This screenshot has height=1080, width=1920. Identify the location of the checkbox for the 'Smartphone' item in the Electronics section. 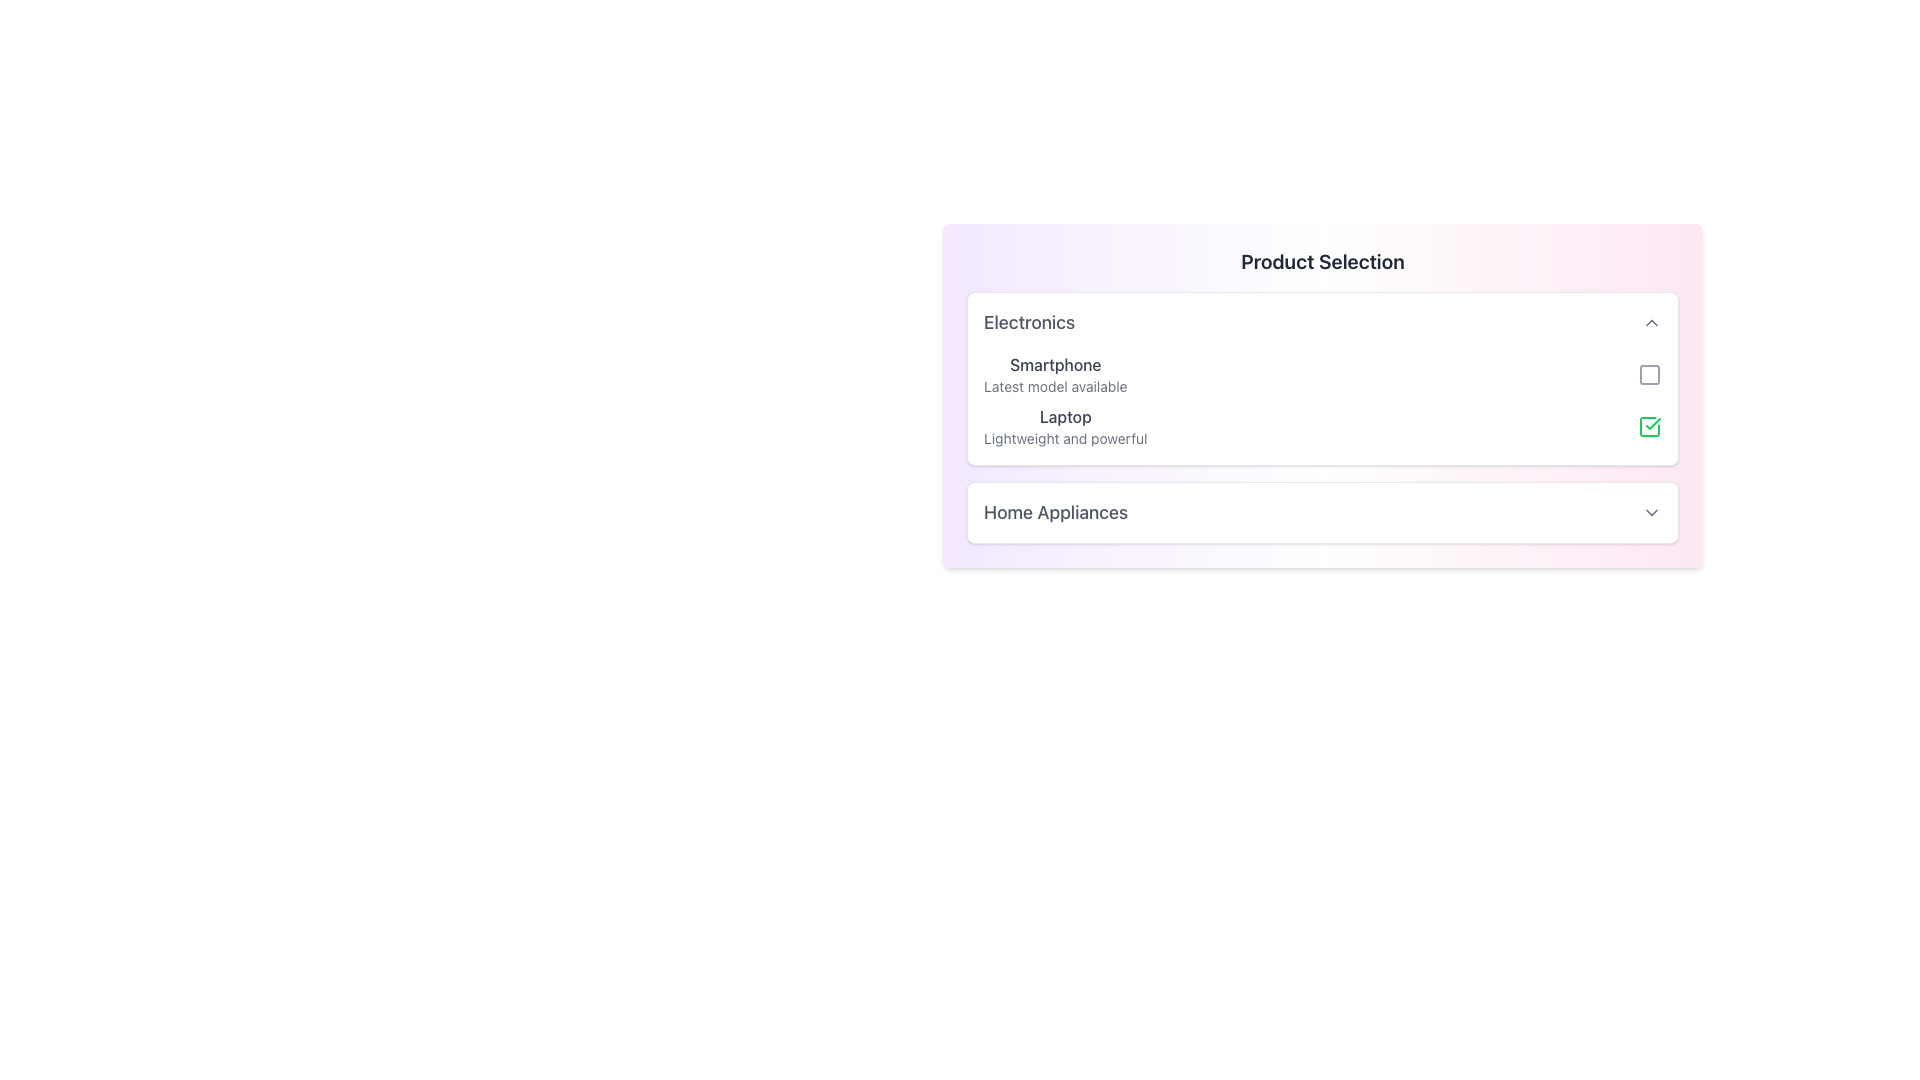
(1650, 374).